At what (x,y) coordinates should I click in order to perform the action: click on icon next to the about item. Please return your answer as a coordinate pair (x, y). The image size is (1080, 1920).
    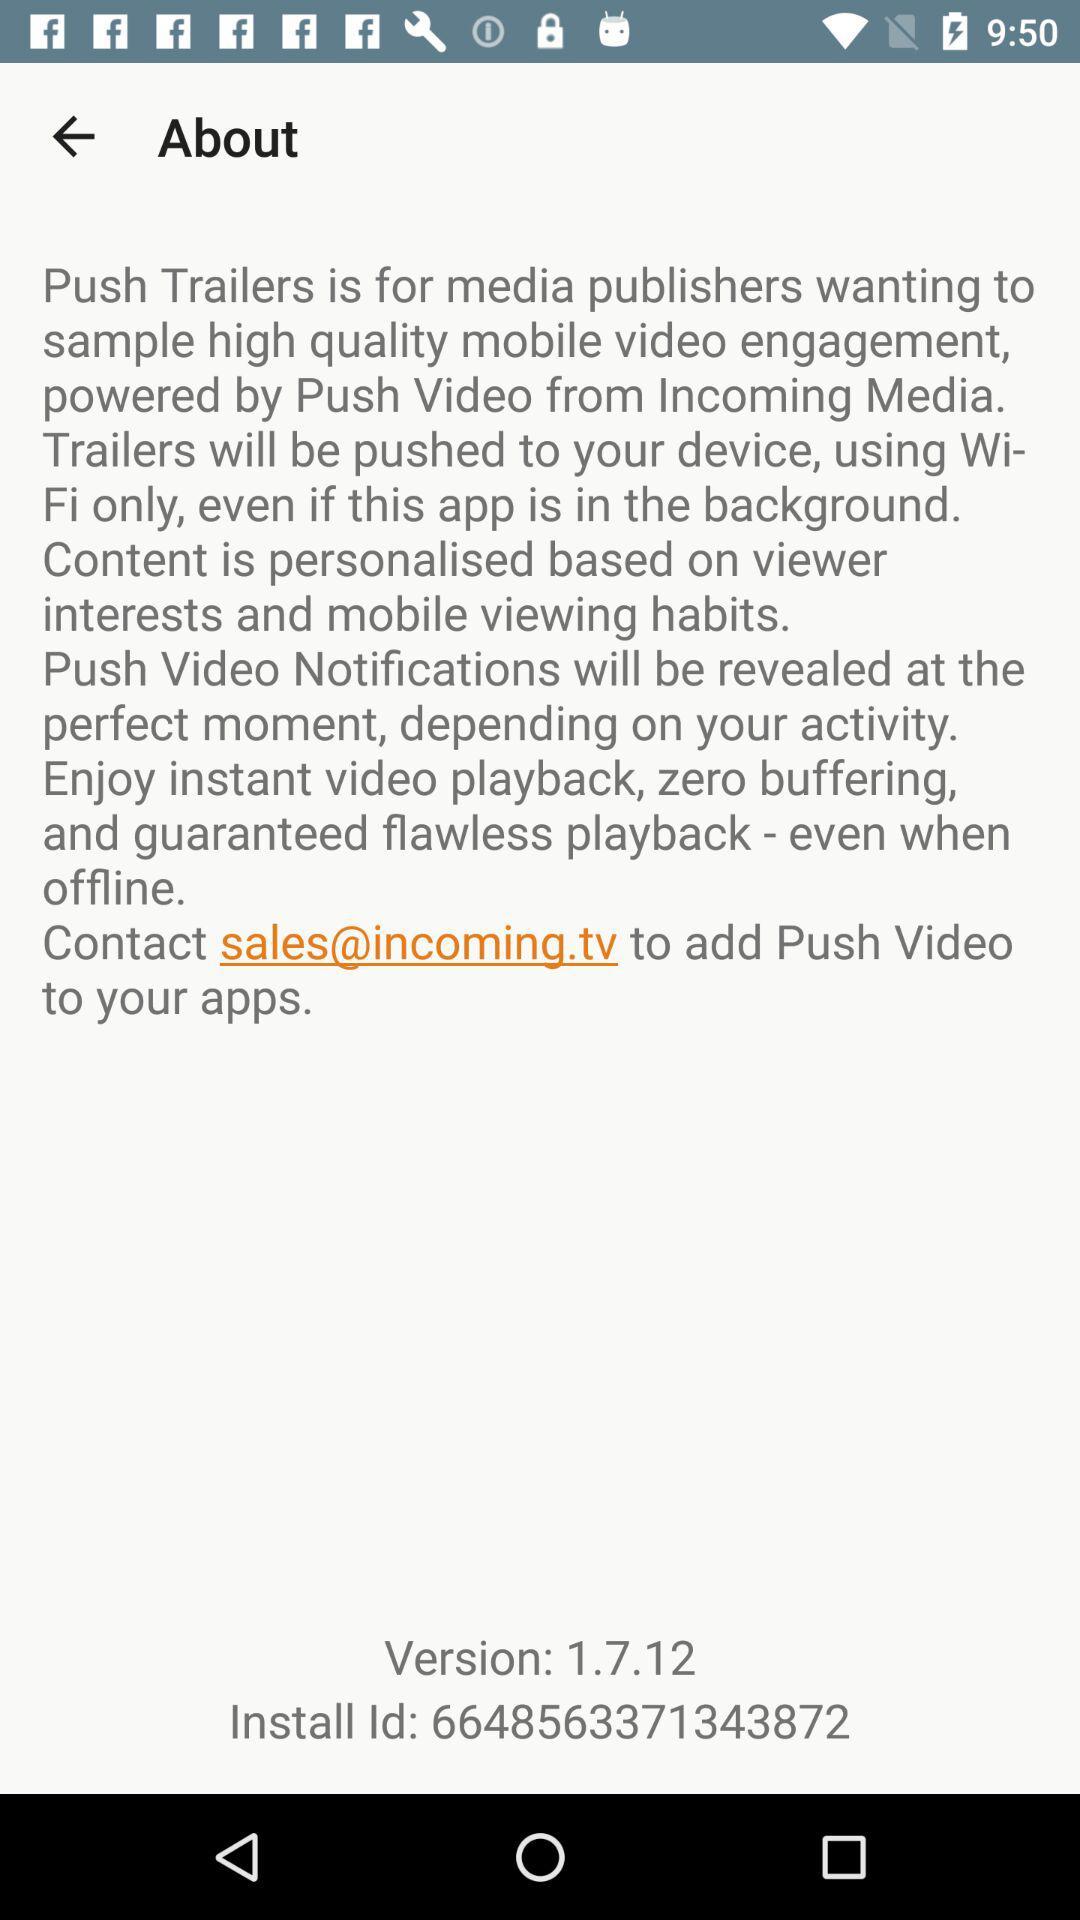
    Looking at the image, I should click on (72, 135).